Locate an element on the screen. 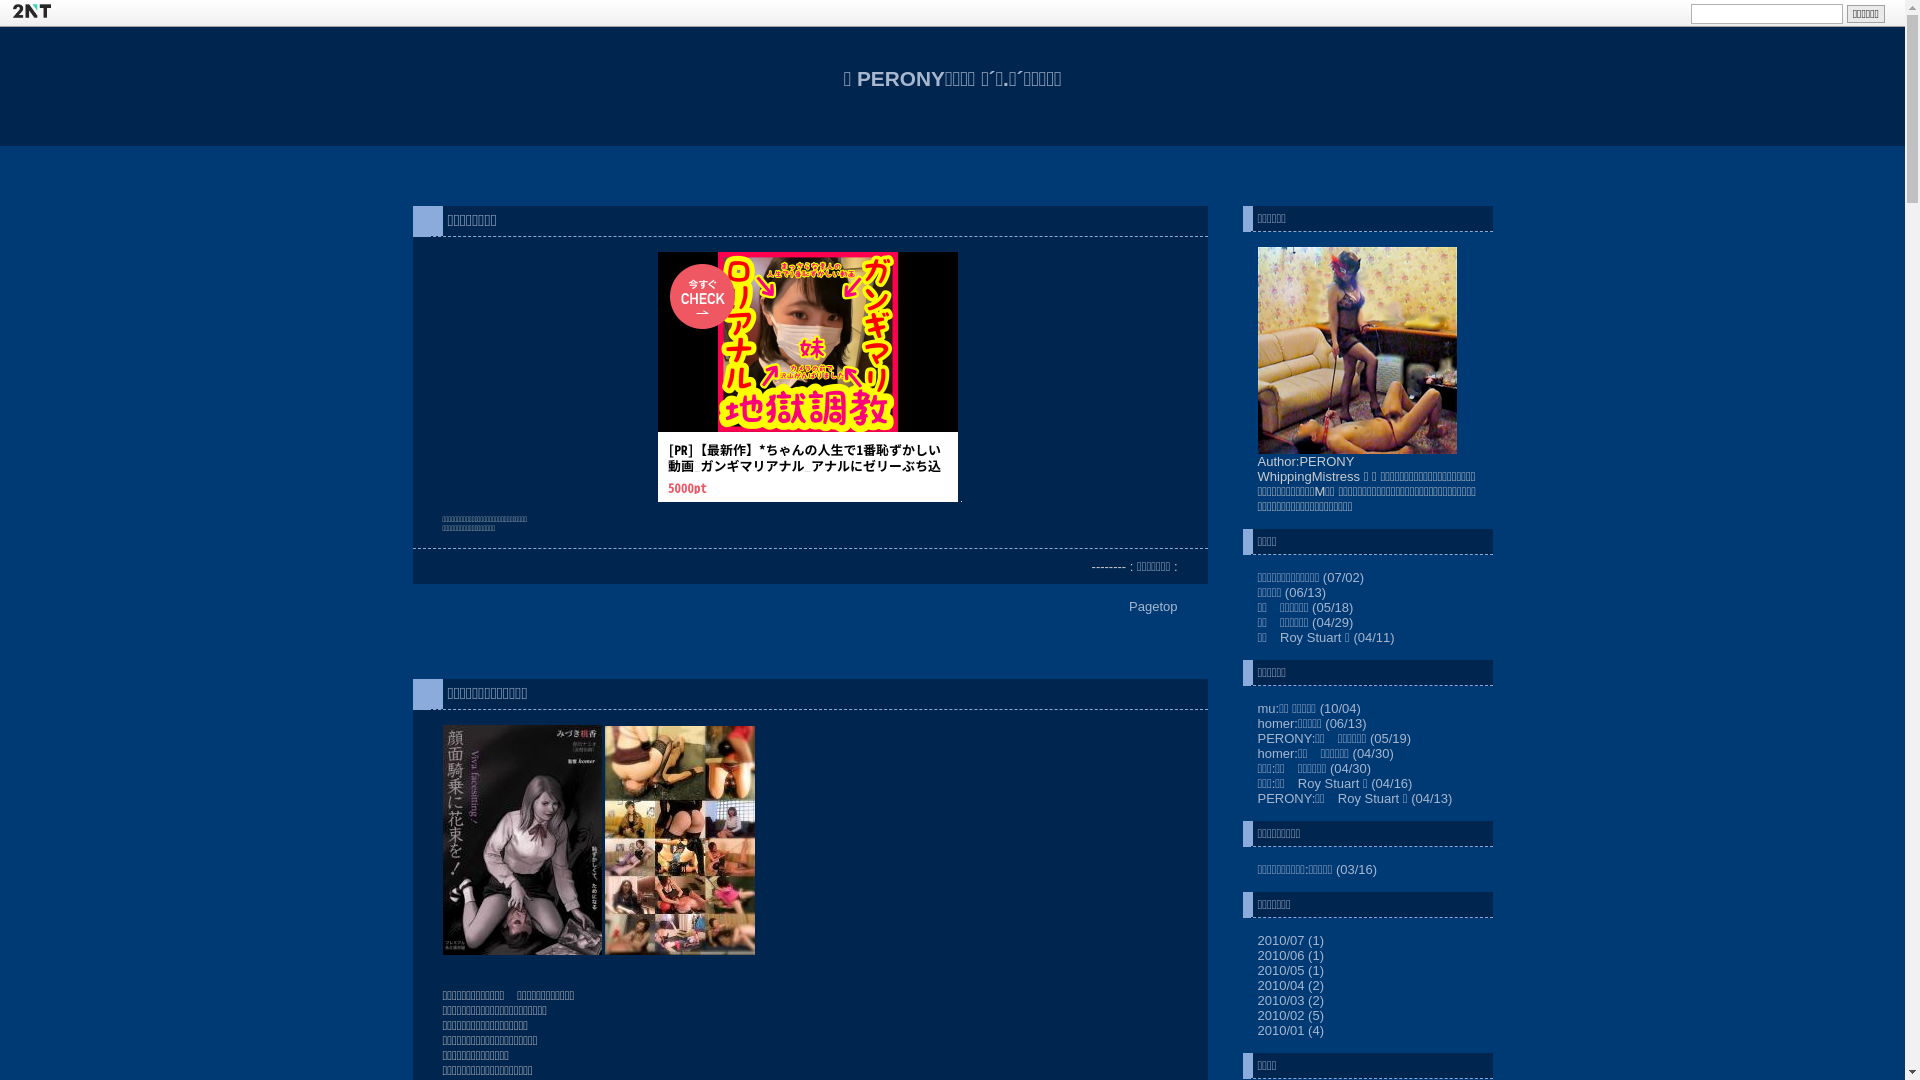 The image size is (1920, 1080). '2010/06 (1)' is located at coordinates (1256, 954).